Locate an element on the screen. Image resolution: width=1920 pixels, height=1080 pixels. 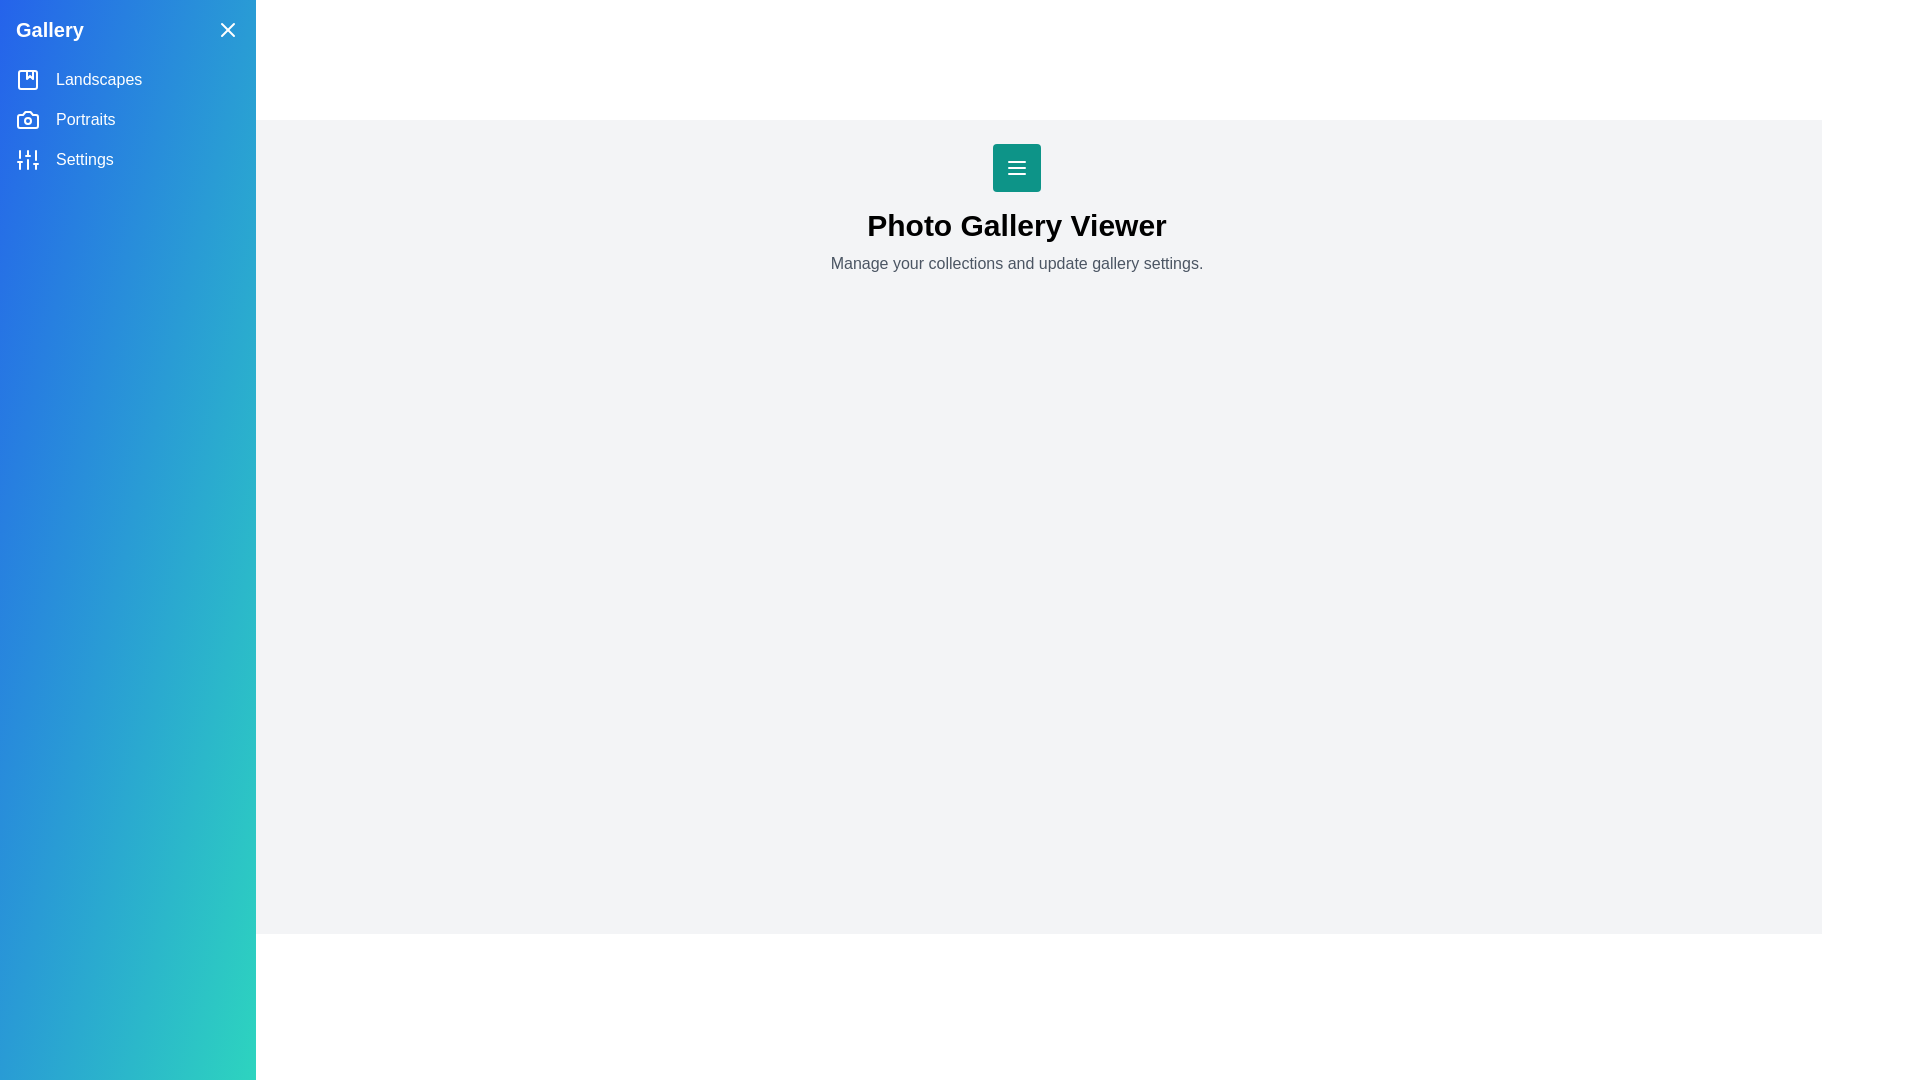
the close button in the top-right corner of the side drawer is located at coordinates (227, 30).